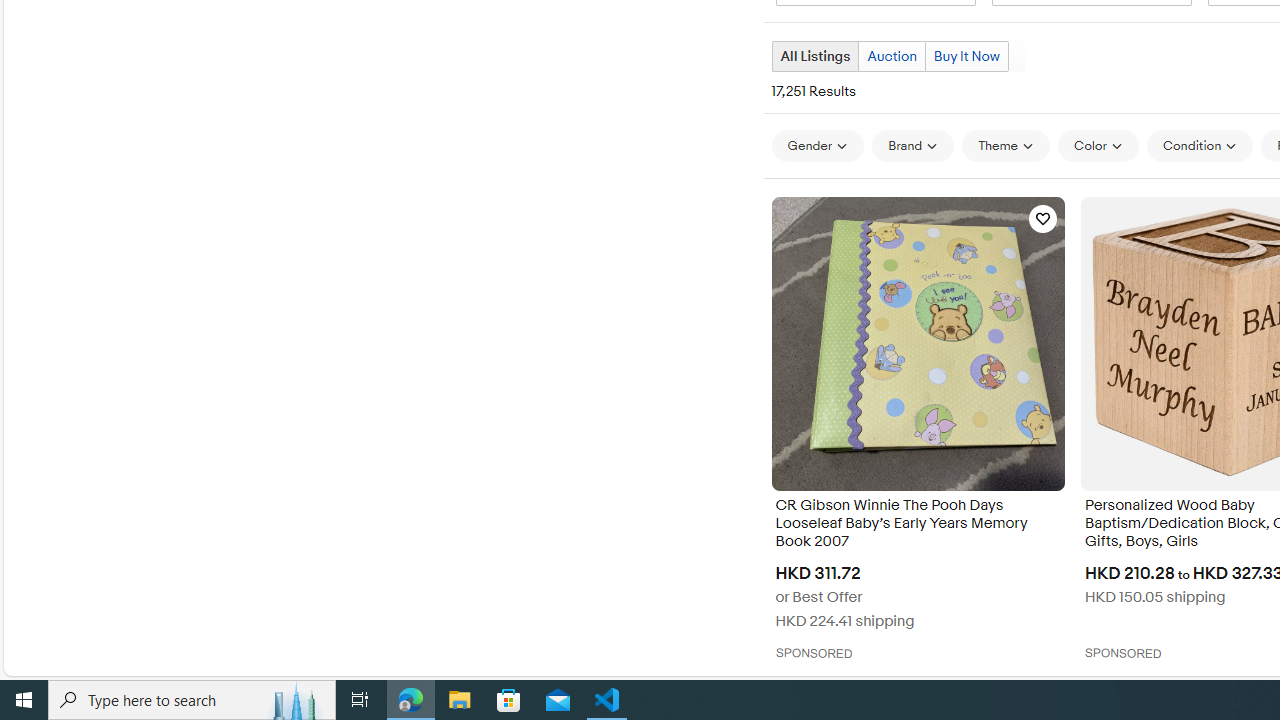 The height and width of the screenshot is (720, 1280). Describe the element at coordinates (912, 144) in the screenshot. I see `'Brand'` at that location.